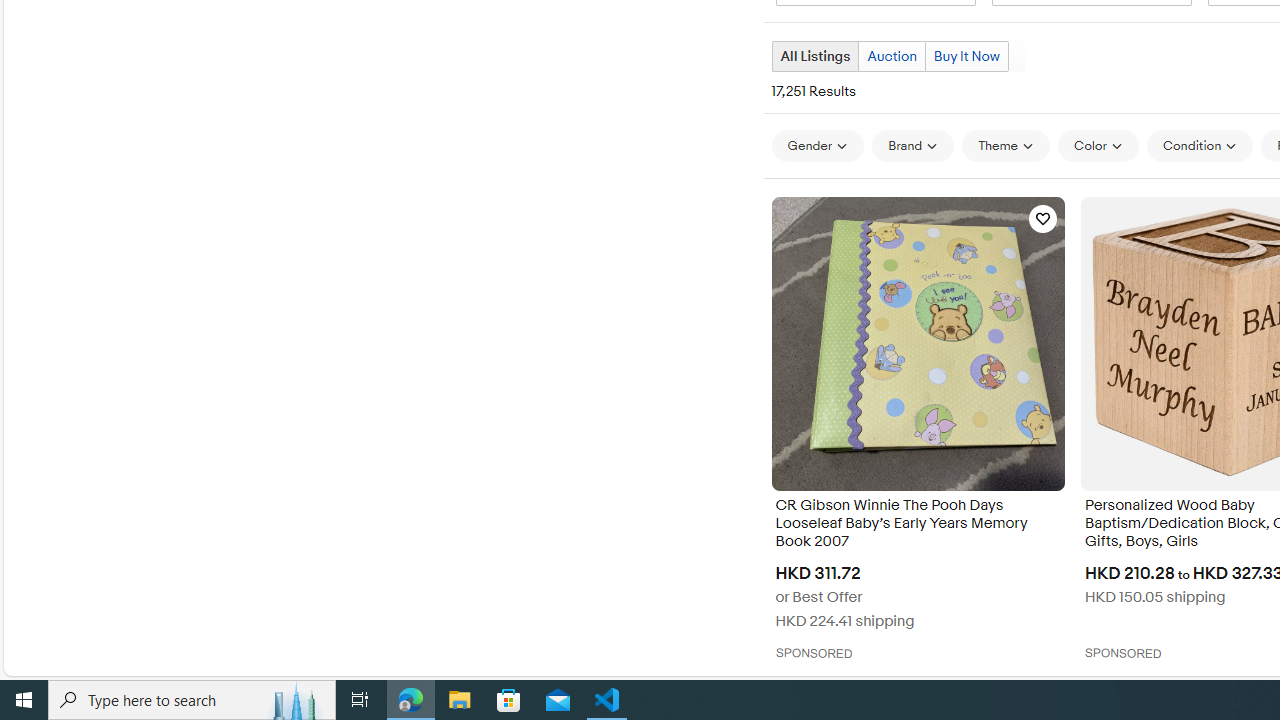 The height and width of the screenshot is (720, 1280). Describe the element at coordinates (912, 144) in the screenshot. I see `'Brand'` at that location.